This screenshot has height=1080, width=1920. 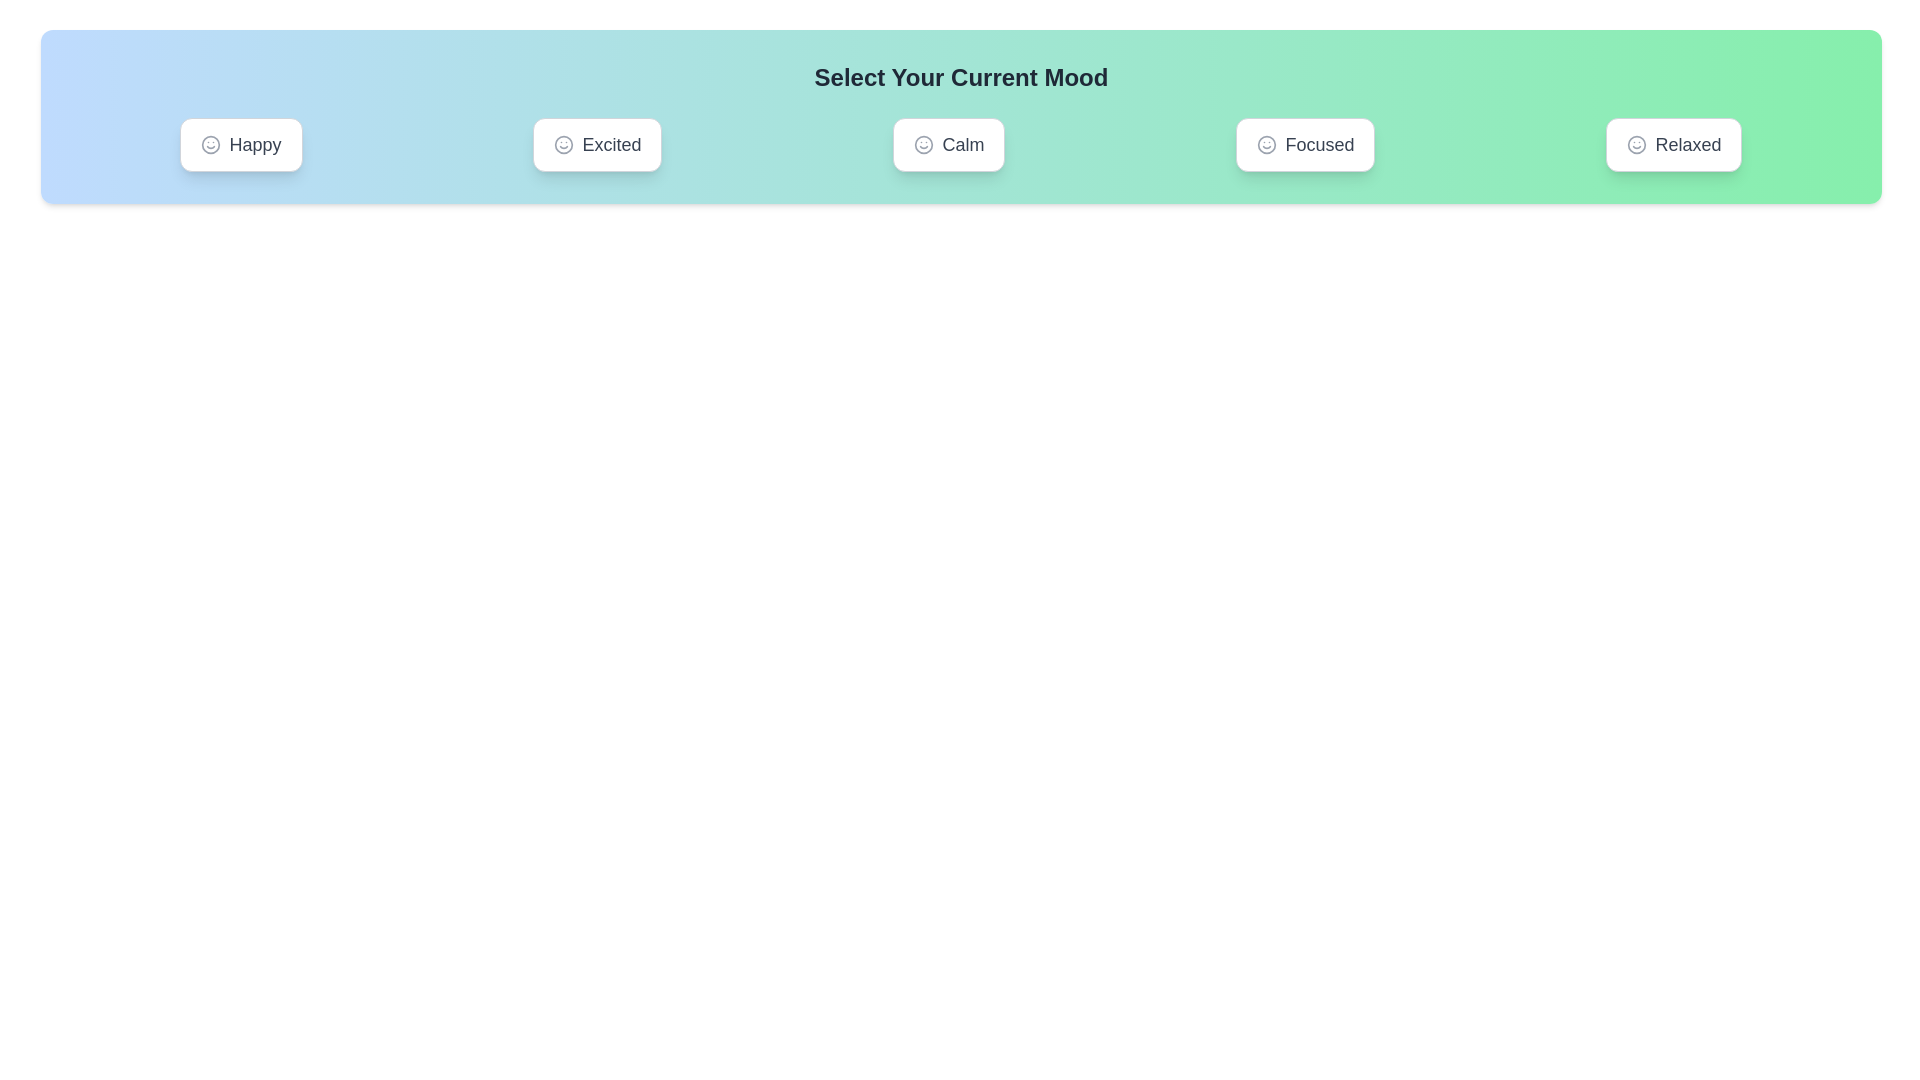 What do you see at coordinates (240, 144) in the screenshot?
I see `the mood button labeled Happy` at bounding box center [240, 144].